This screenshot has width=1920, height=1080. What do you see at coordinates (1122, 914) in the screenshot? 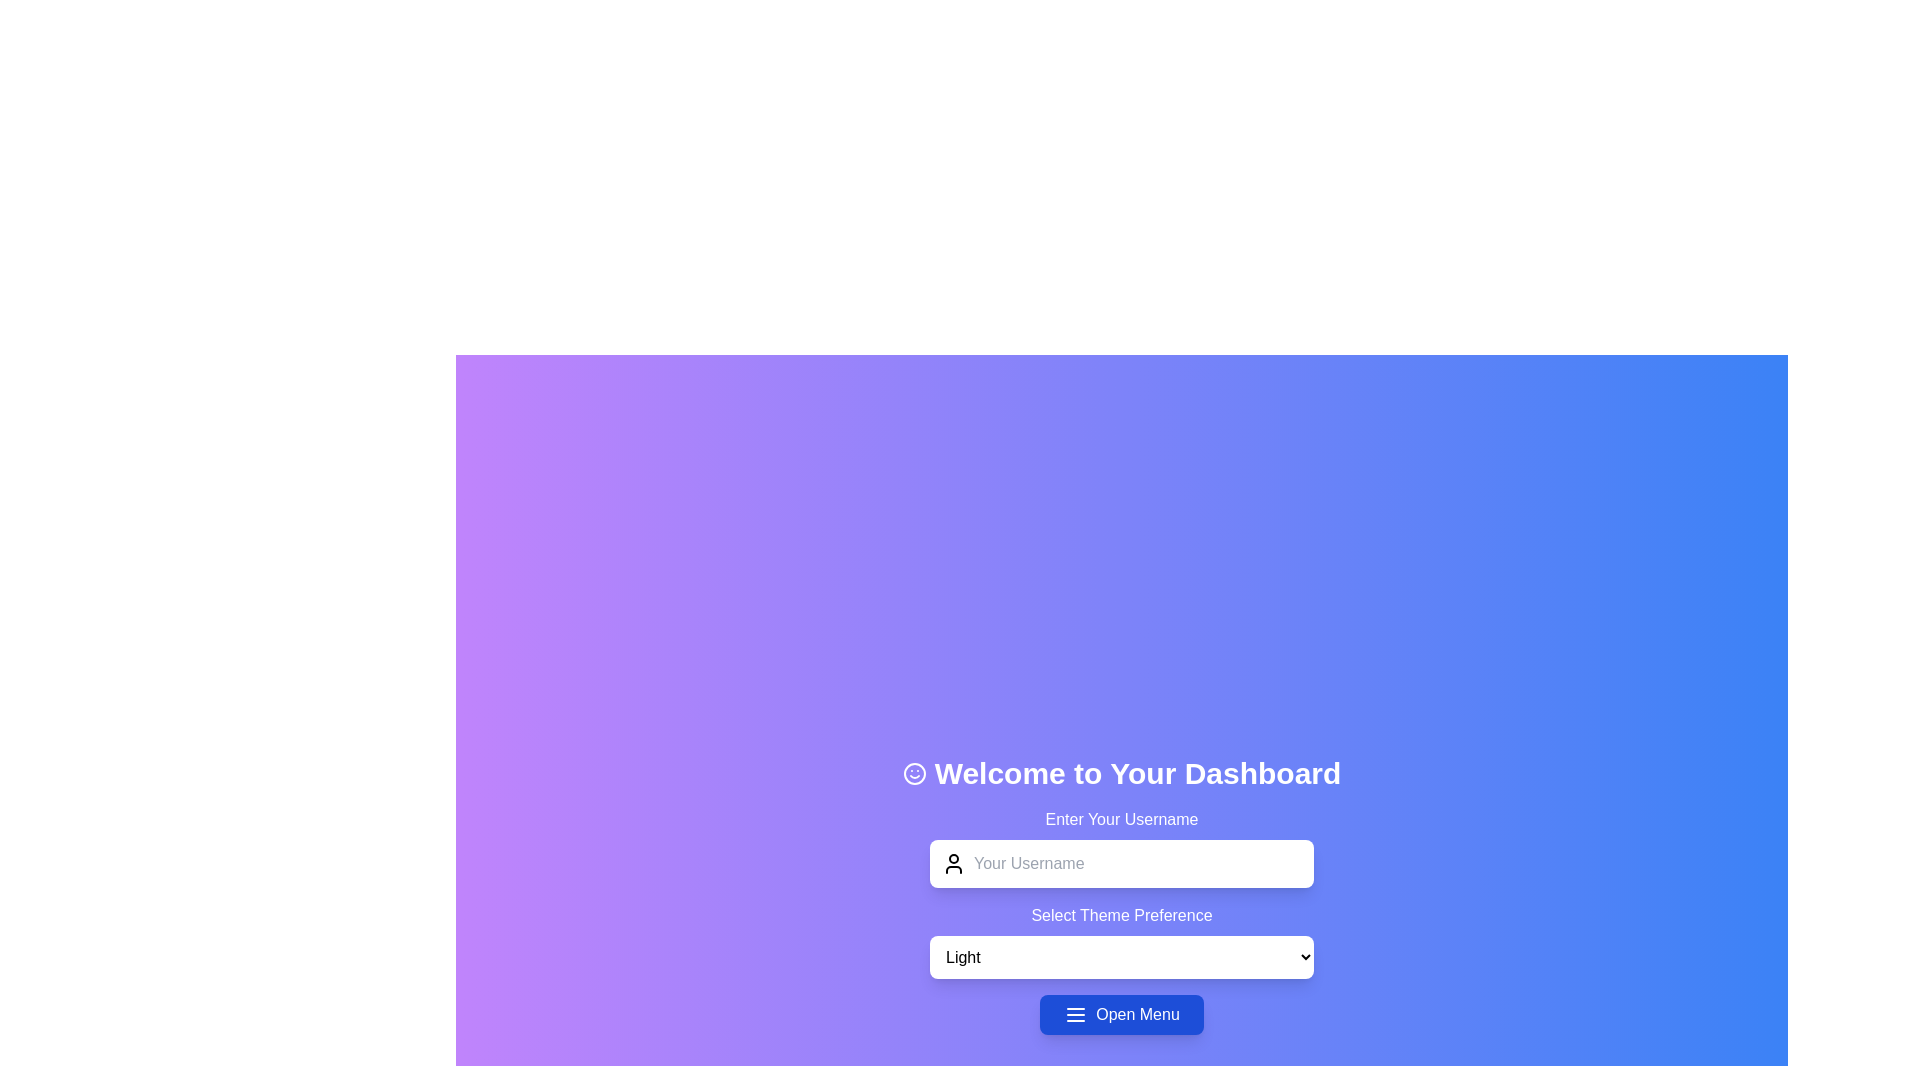
I see `the static text label displaying 'Select Theme Preference' in white font, located above the dropdown menu for theme selection in the user settings interface` at bounding box center [1122, 914].